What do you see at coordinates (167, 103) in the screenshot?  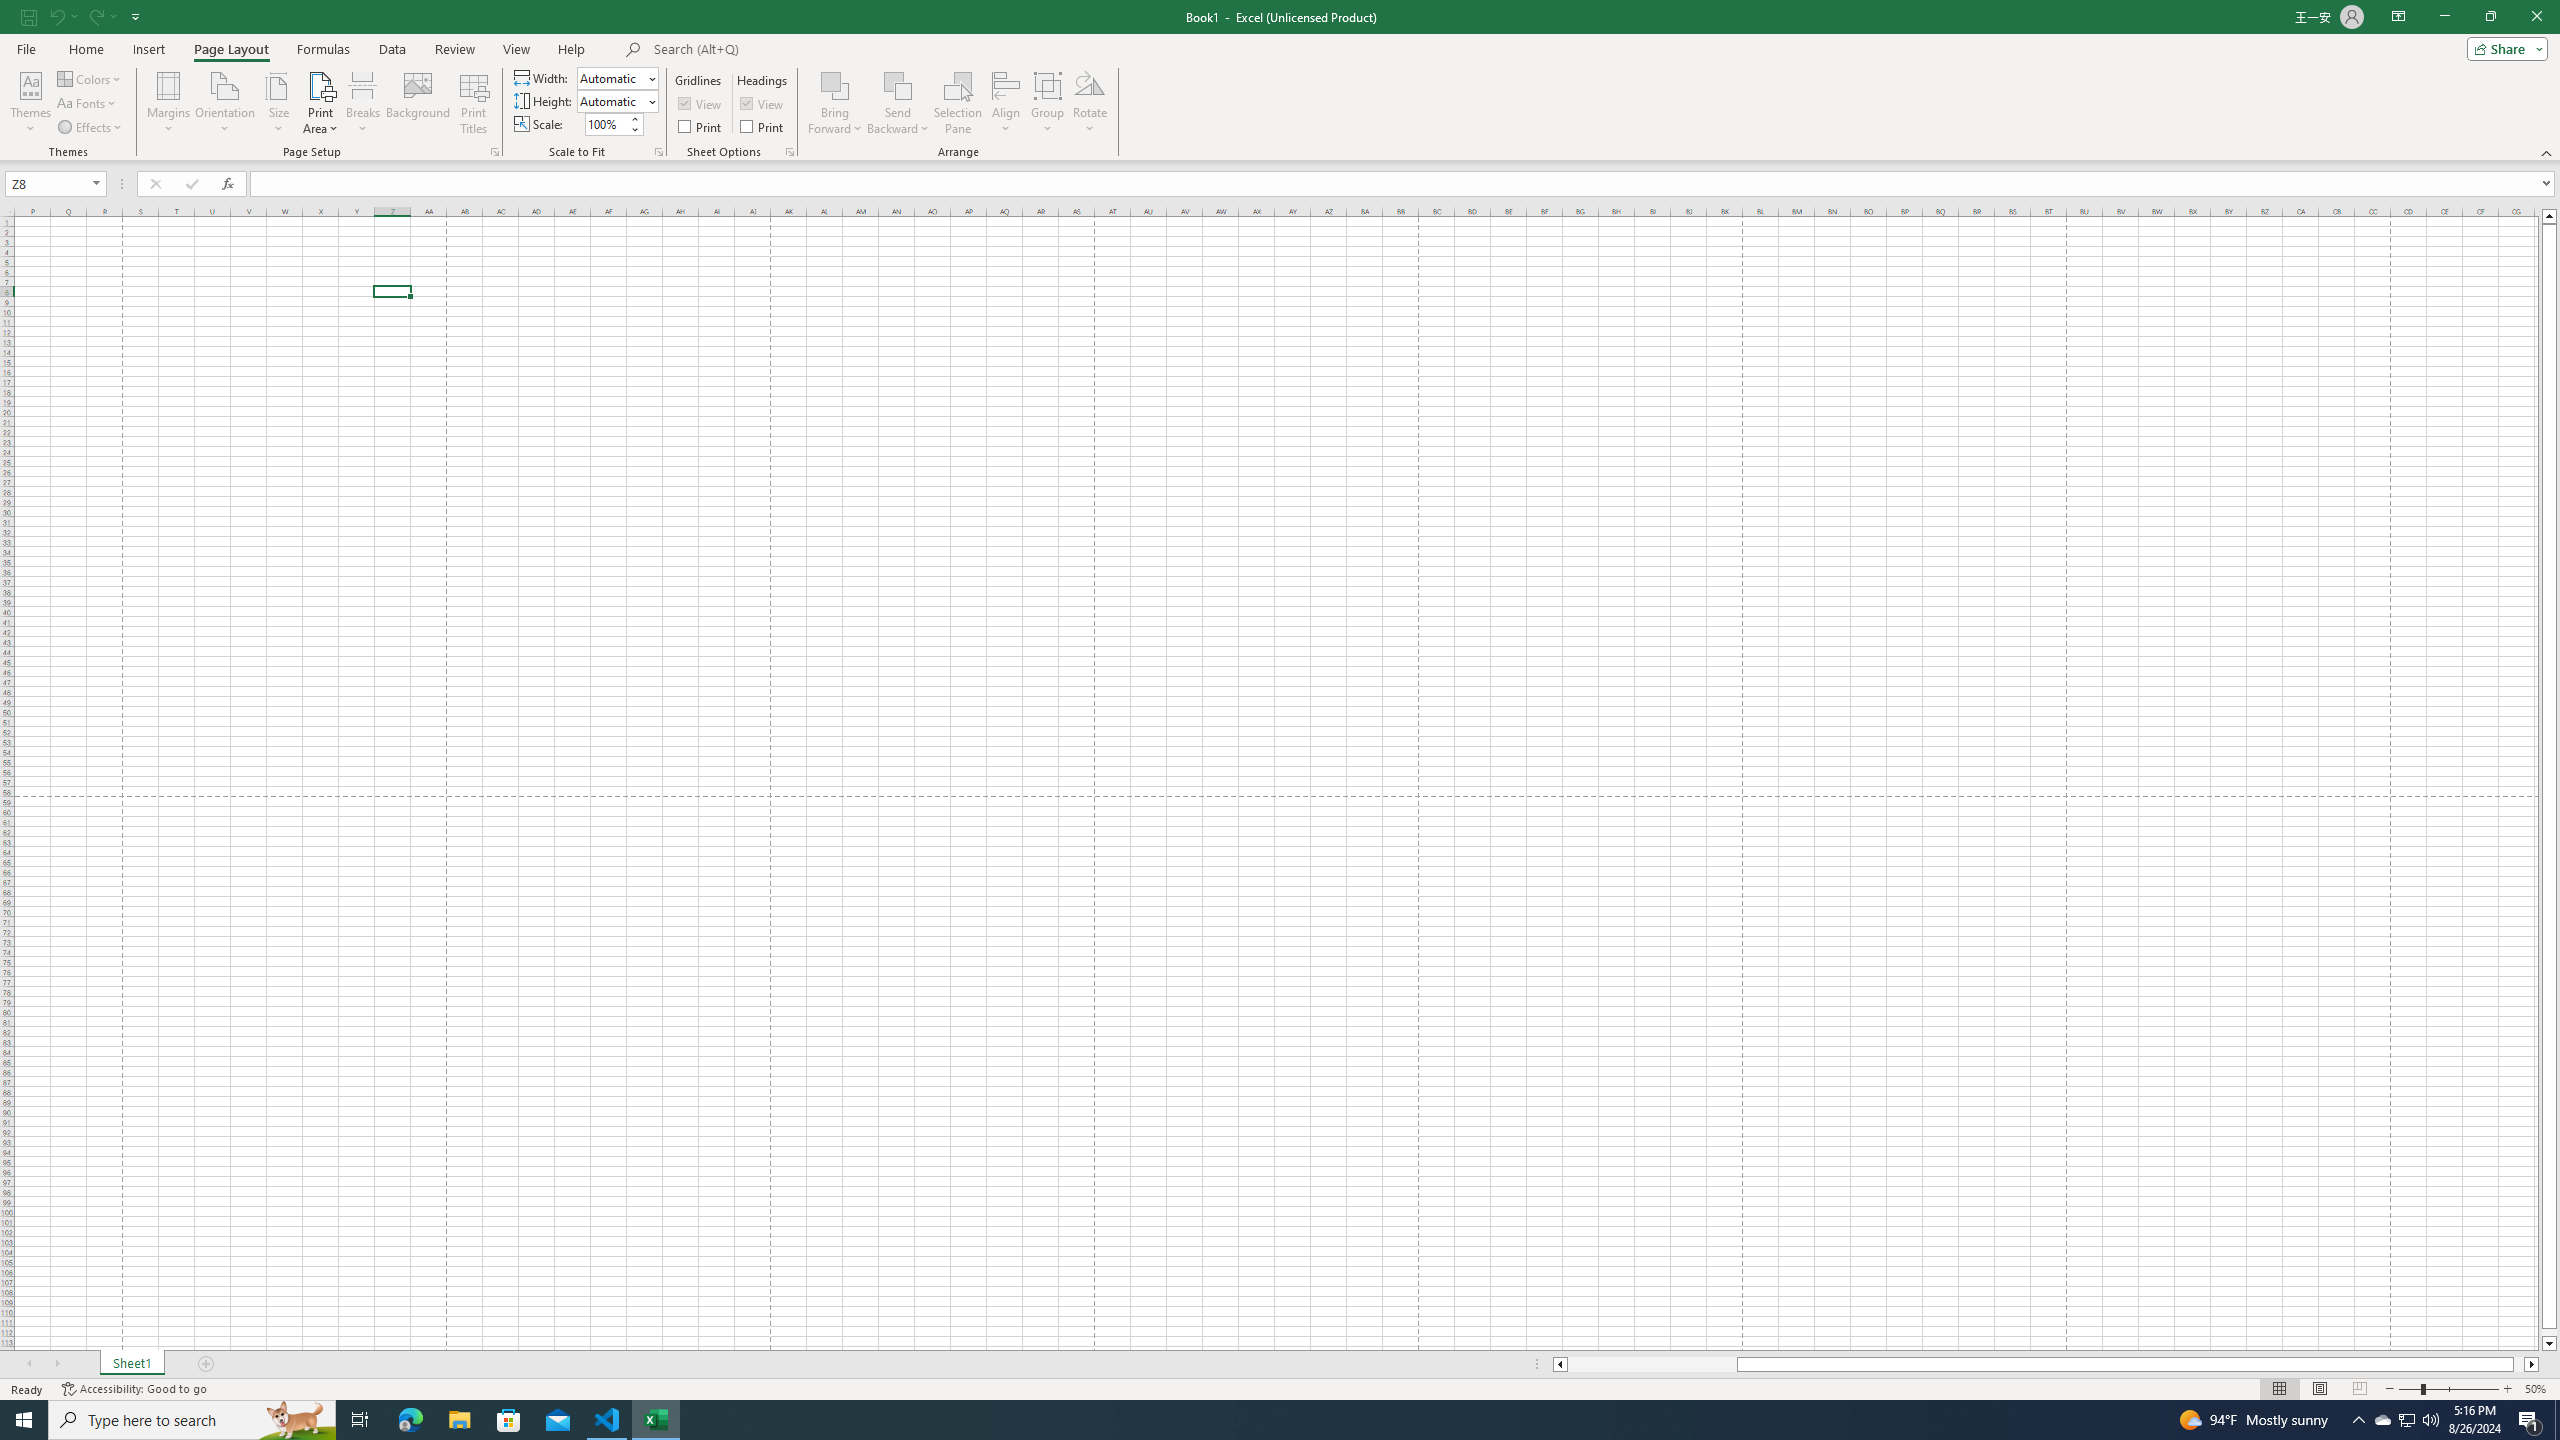 I see `'Margins'` at bounding box center [167, 103].